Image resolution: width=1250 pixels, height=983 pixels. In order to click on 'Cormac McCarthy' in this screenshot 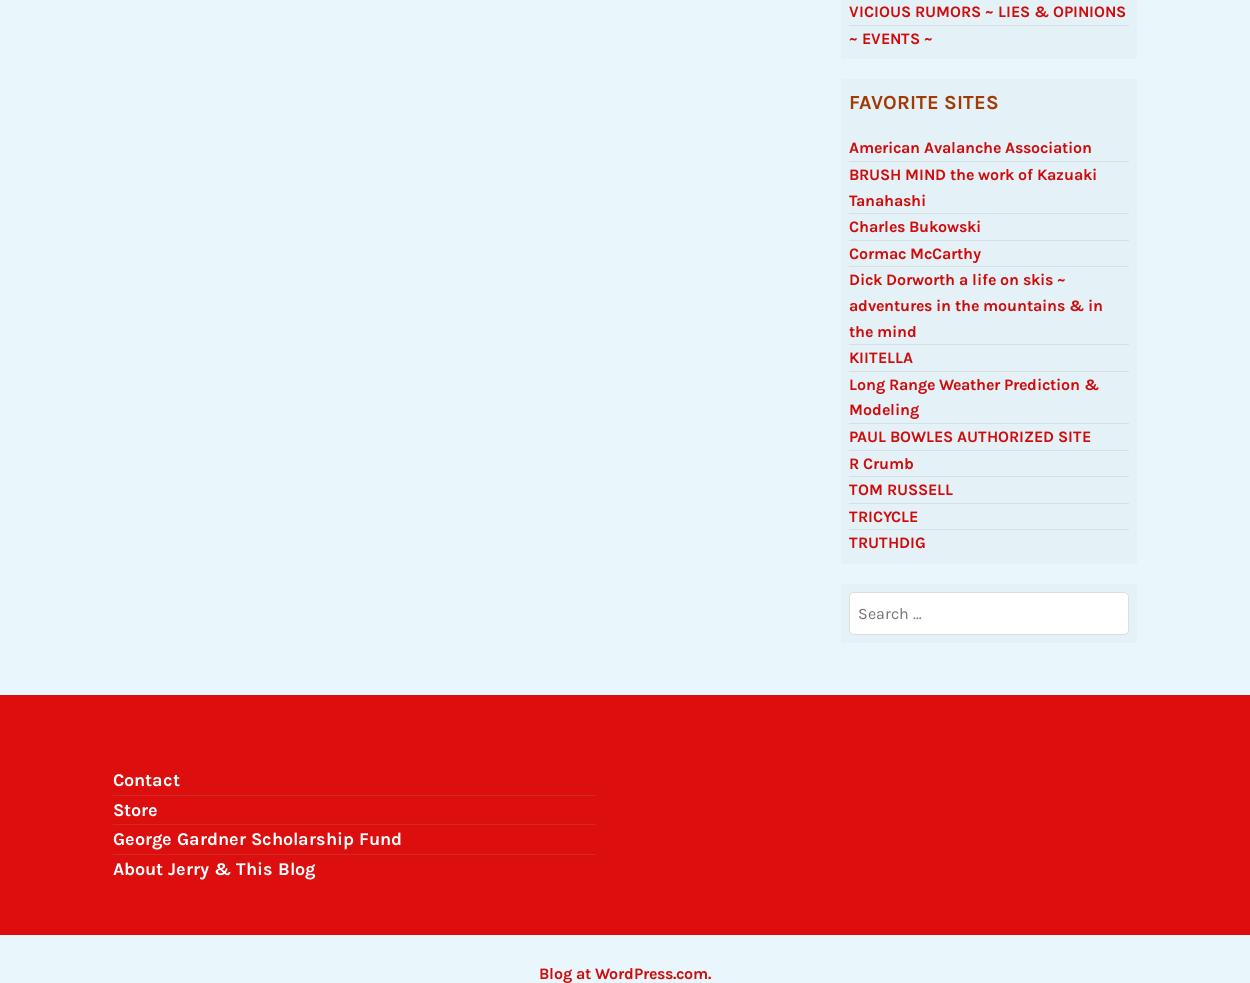, I will do `click(915, 262)`.